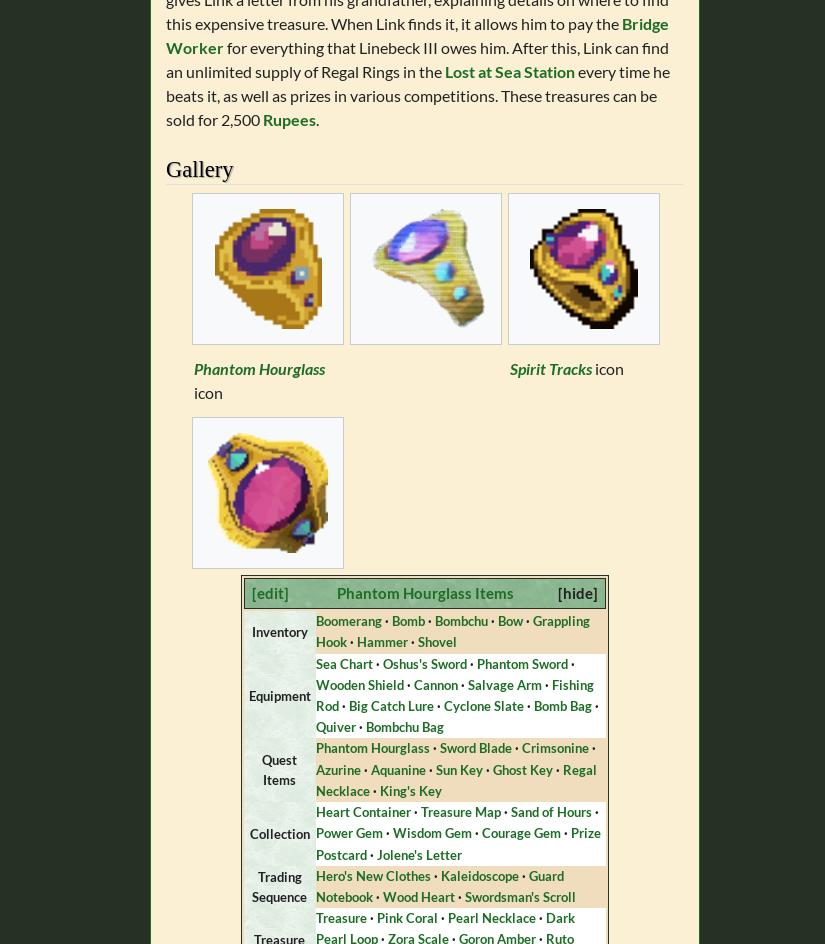 This screenshot has width=825, height=944. I want to click on 'every time he beats it, as well as prizes in various competitions. These treasures can be sold for 2,500', so click(418, 94).